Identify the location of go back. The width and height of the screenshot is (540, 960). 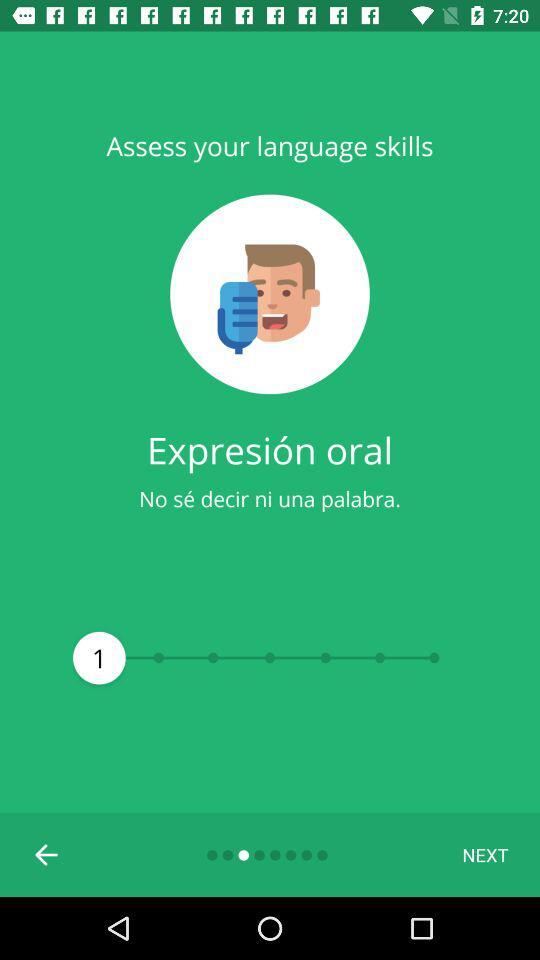
(47, 853).